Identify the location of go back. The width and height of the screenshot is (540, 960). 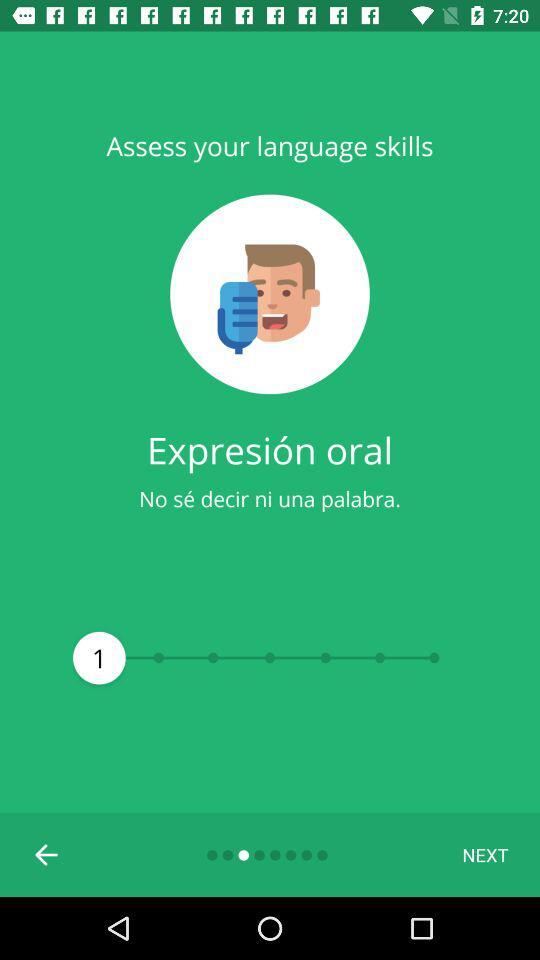
(47, 853).